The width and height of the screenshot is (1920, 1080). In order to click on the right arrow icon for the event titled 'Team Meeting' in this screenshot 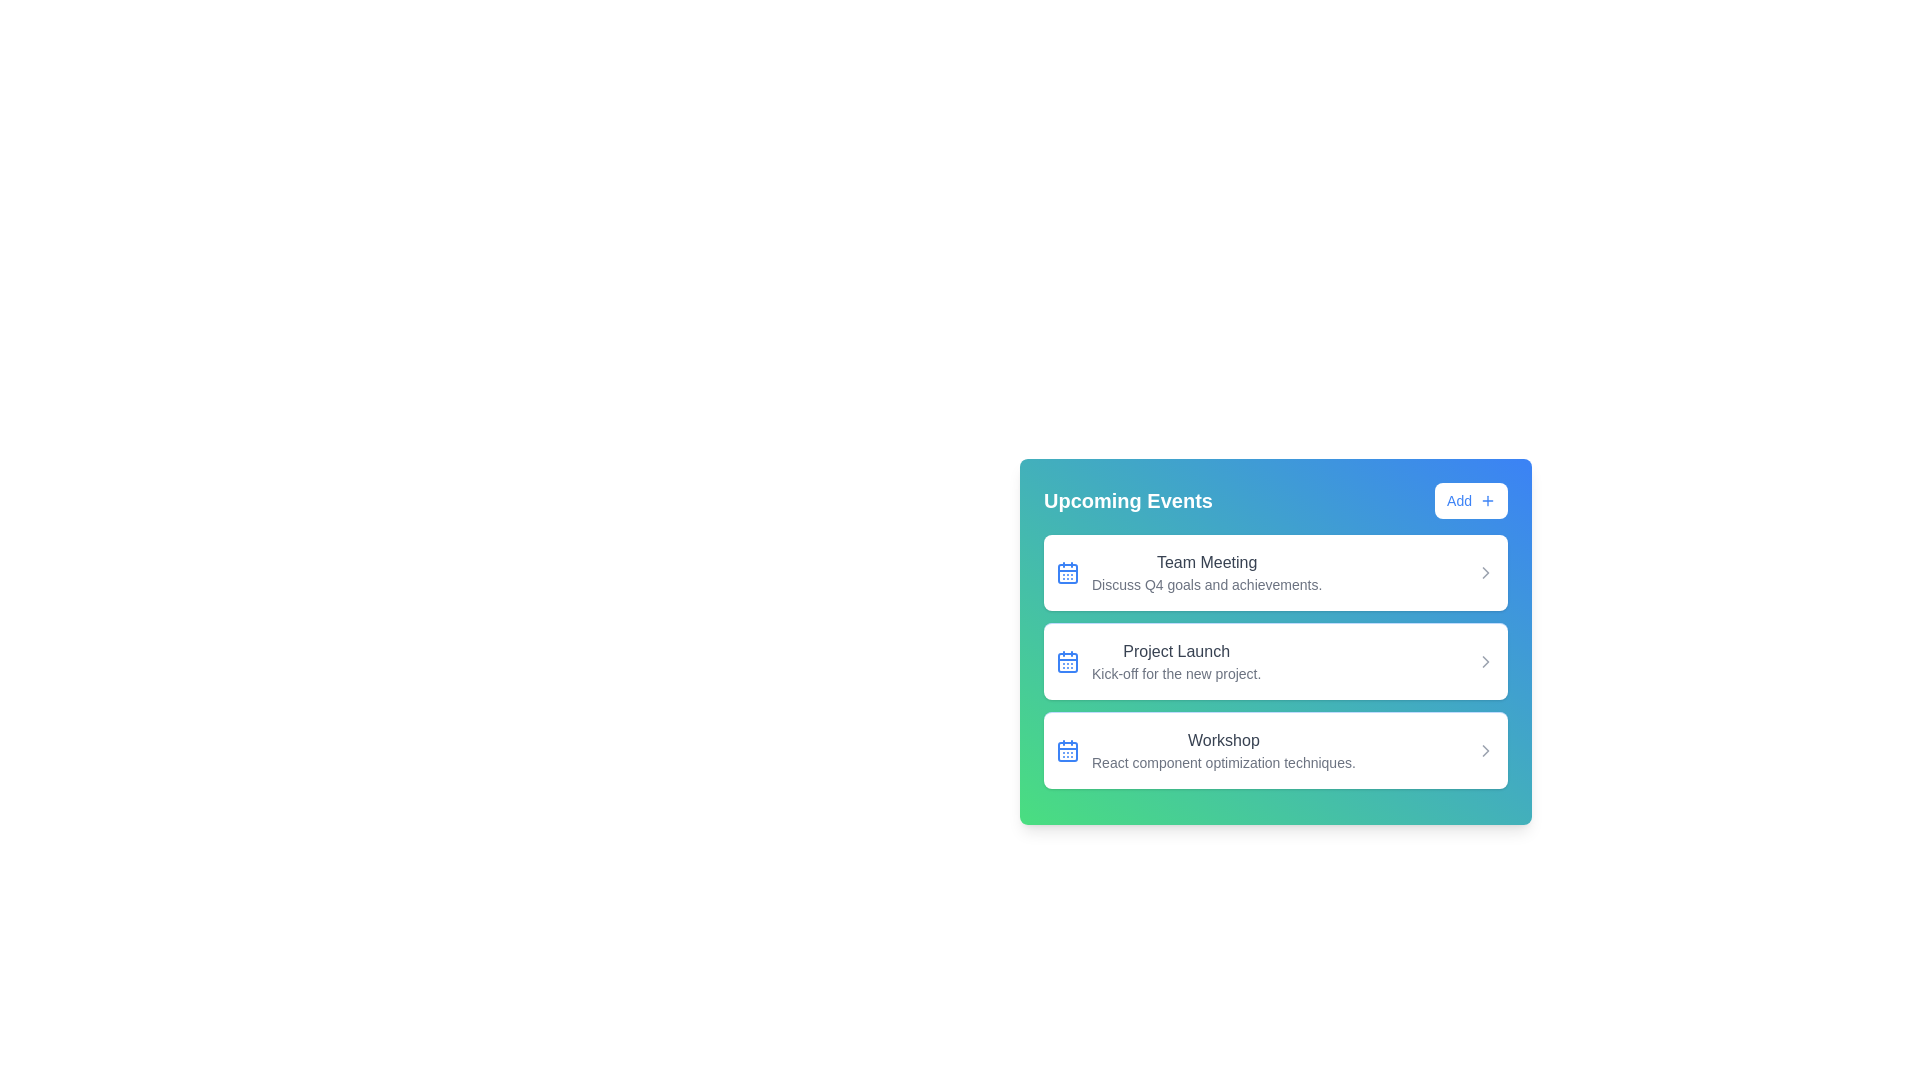, I will do `click(1486, 573)`.